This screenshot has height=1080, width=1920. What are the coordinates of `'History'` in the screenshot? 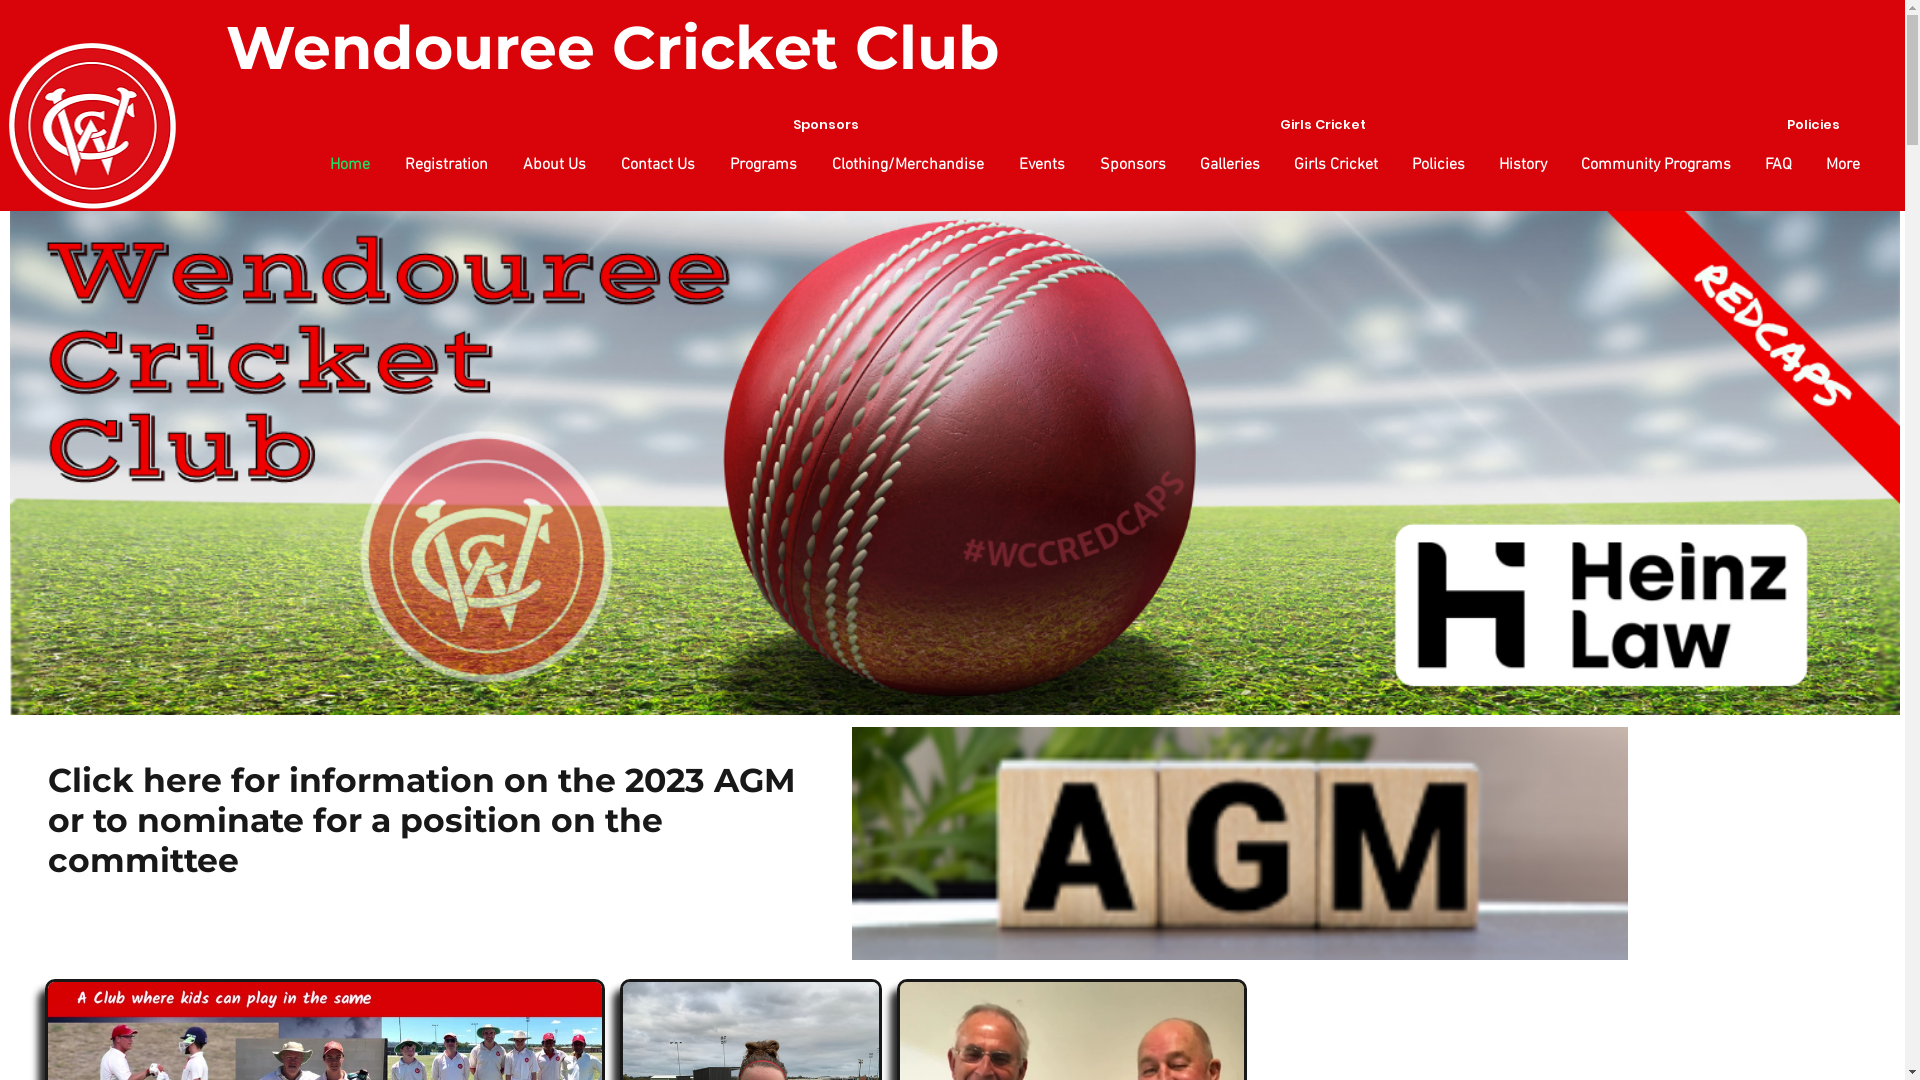 It's located at (1520, 164).